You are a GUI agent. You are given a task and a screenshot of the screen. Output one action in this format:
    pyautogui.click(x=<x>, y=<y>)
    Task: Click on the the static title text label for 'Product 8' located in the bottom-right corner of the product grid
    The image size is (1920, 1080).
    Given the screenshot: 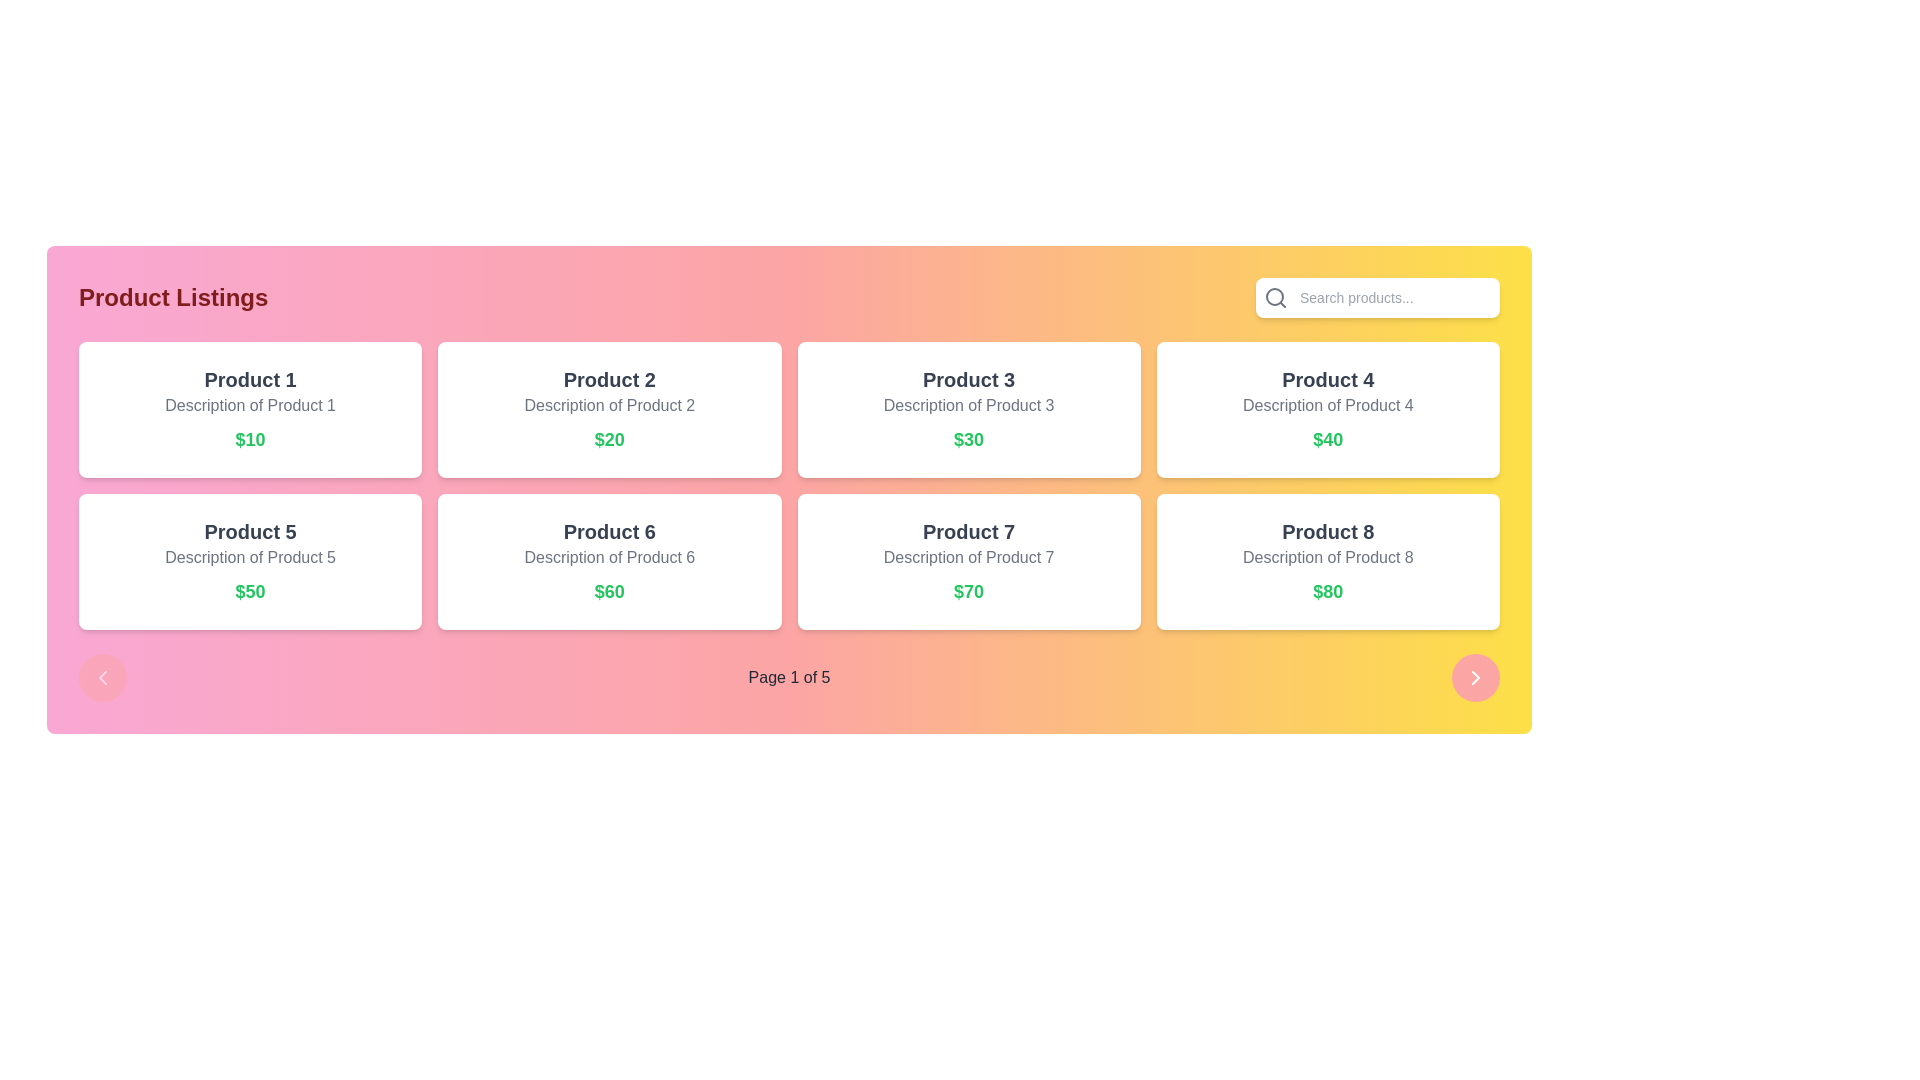 What is the action you would take?
    pyautogui.click(x=1328, y=531)
    